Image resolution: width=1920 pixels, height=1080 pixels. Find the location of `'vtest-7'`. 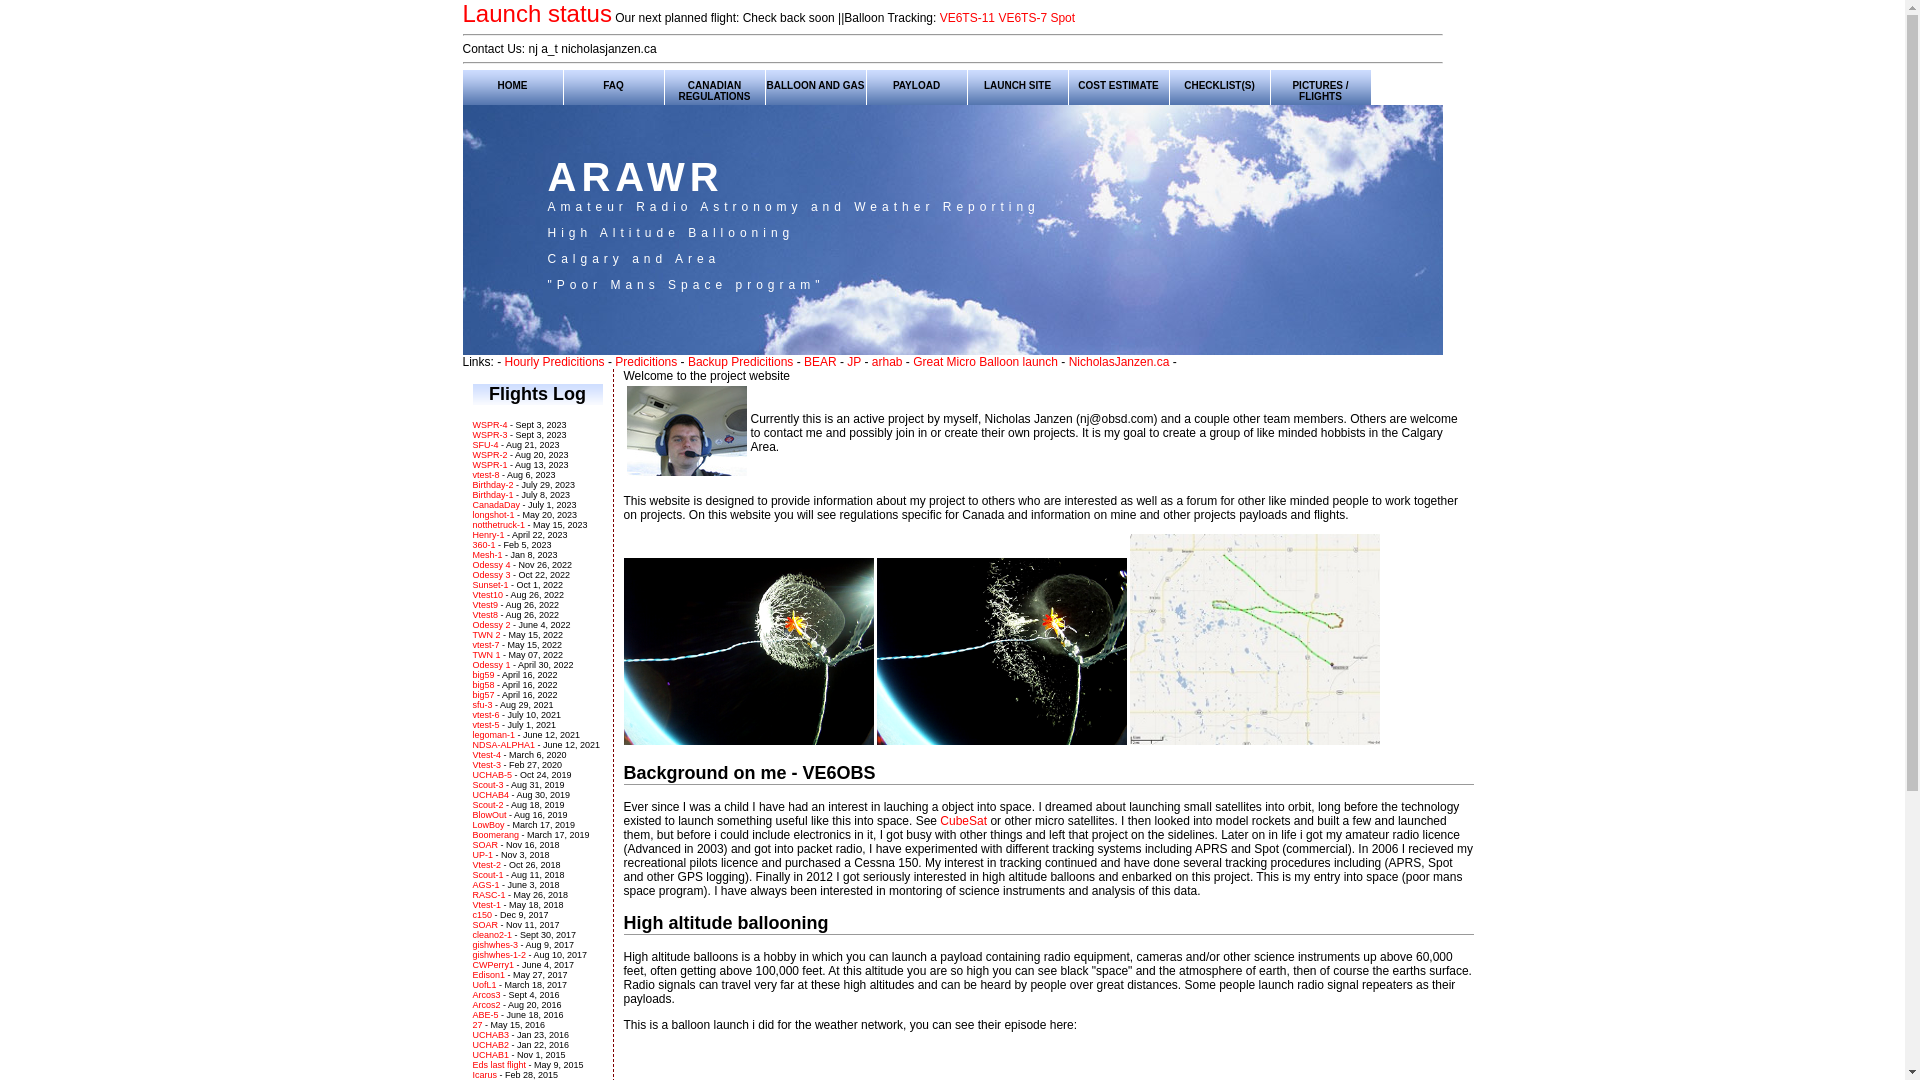

'vtest-7' is located at coordinates (485, 644).